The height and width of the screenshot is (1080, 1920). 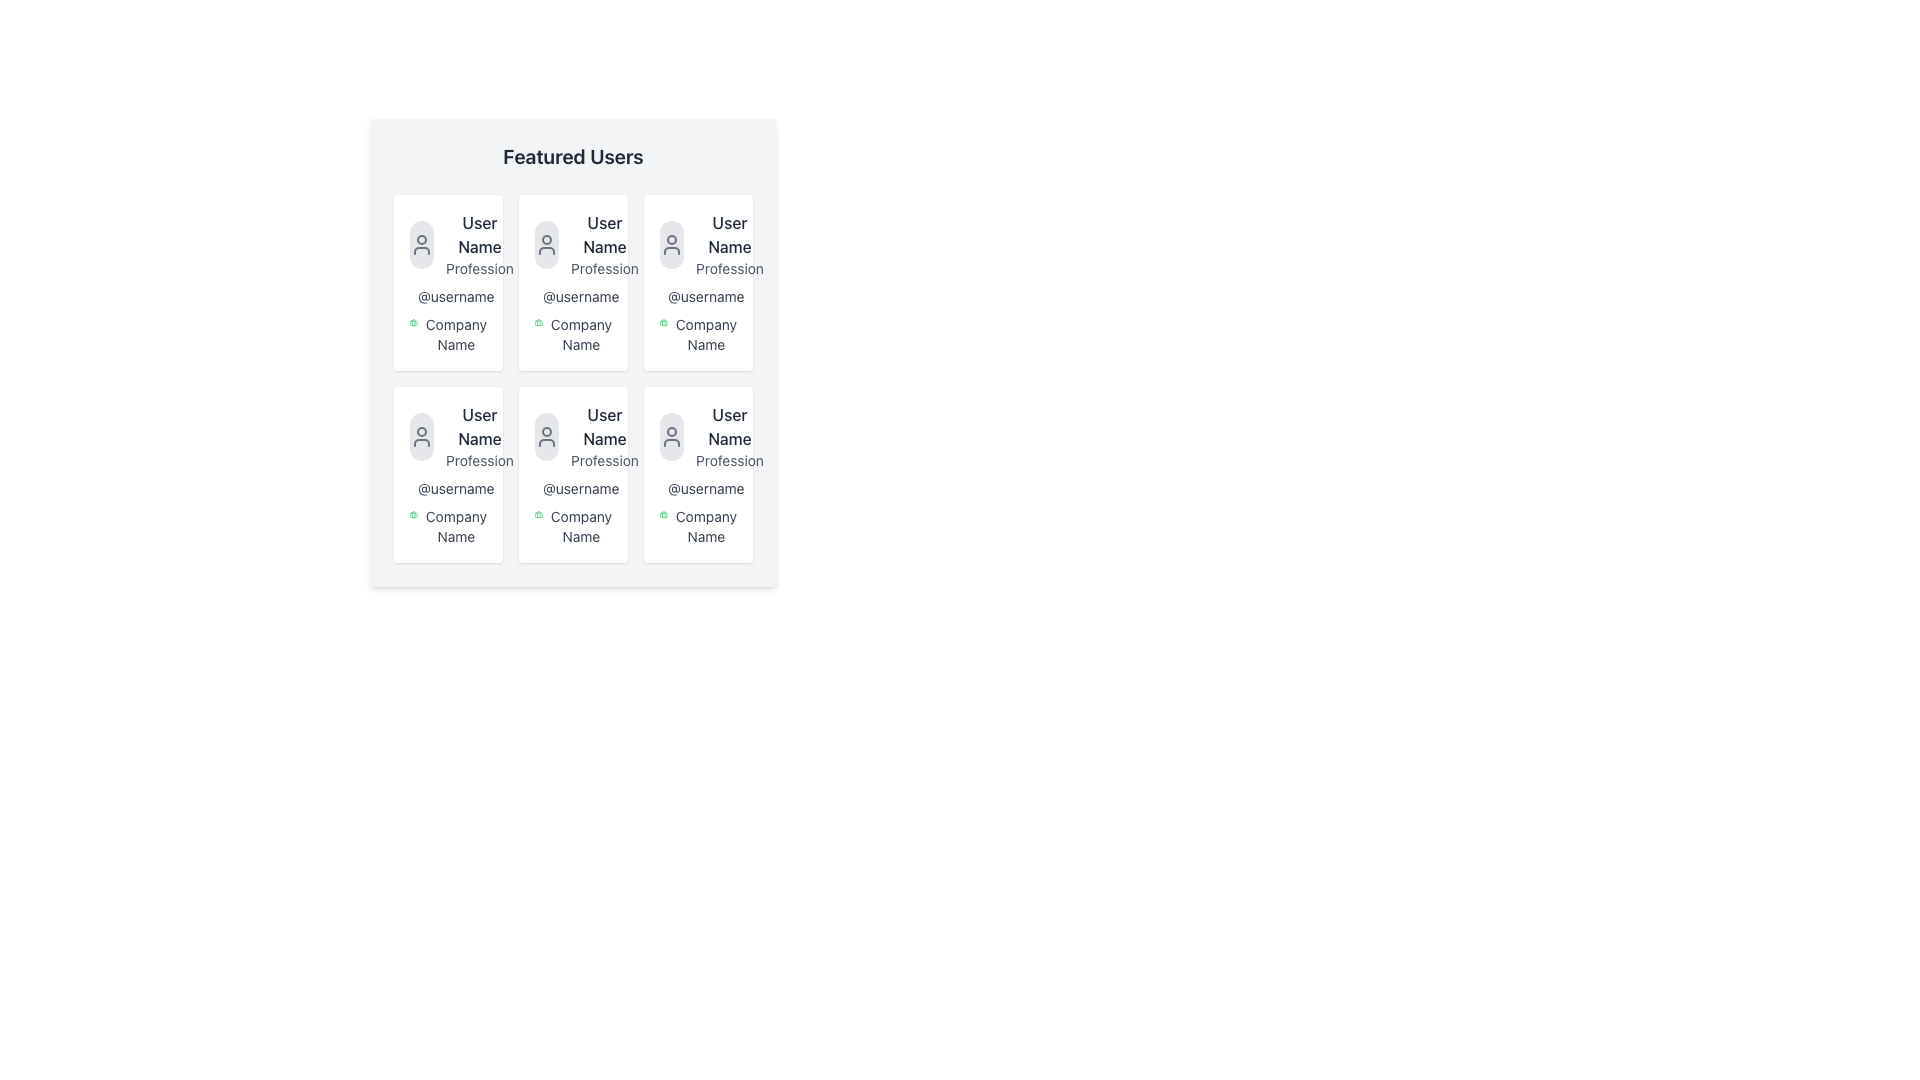 What do you see at coordinates (698, 489) in the screenshot?
I see `the username text label located in the user profile card at the bottom-right, which displays the user's handle` at bounding box center [698, 489].